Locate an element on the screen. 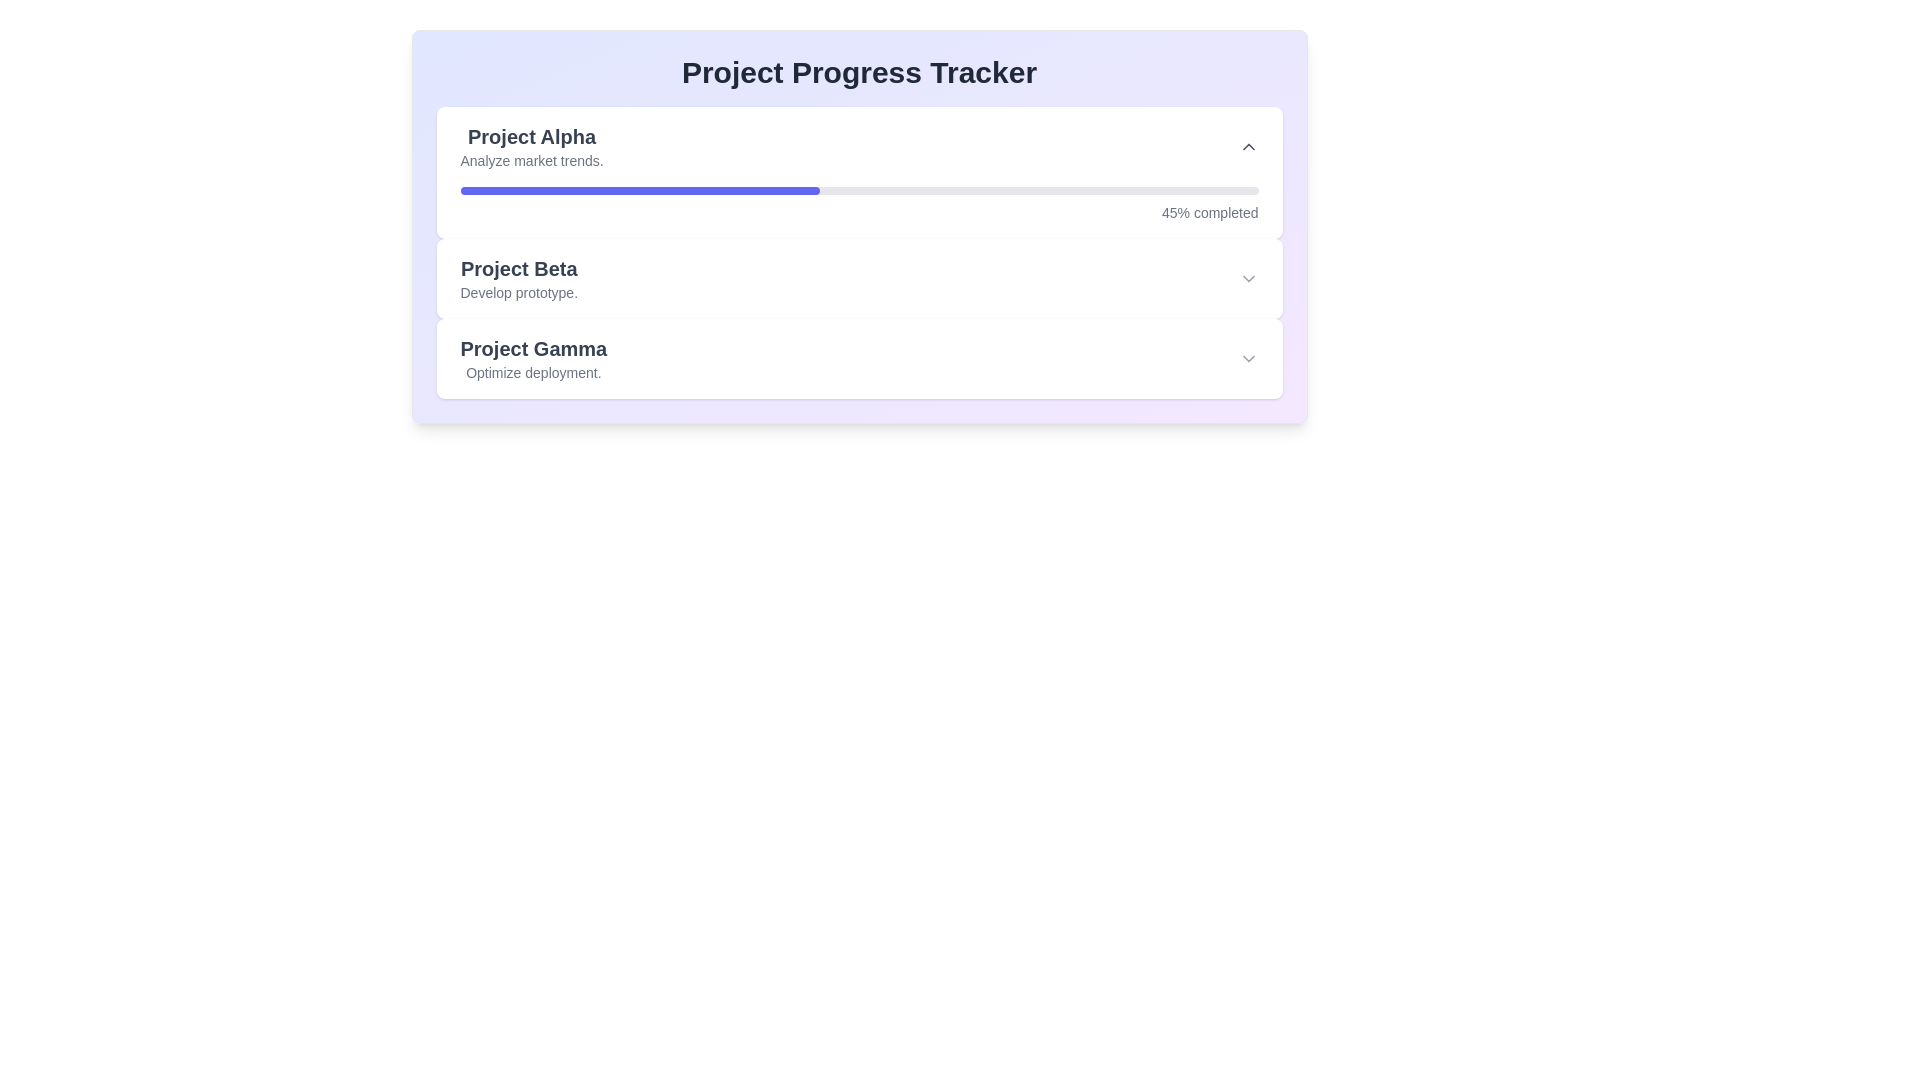  the text label that serves as a subtitle for the 'Project Alpha' project, located below the title in a card layout is located at coordinates (532, 160).